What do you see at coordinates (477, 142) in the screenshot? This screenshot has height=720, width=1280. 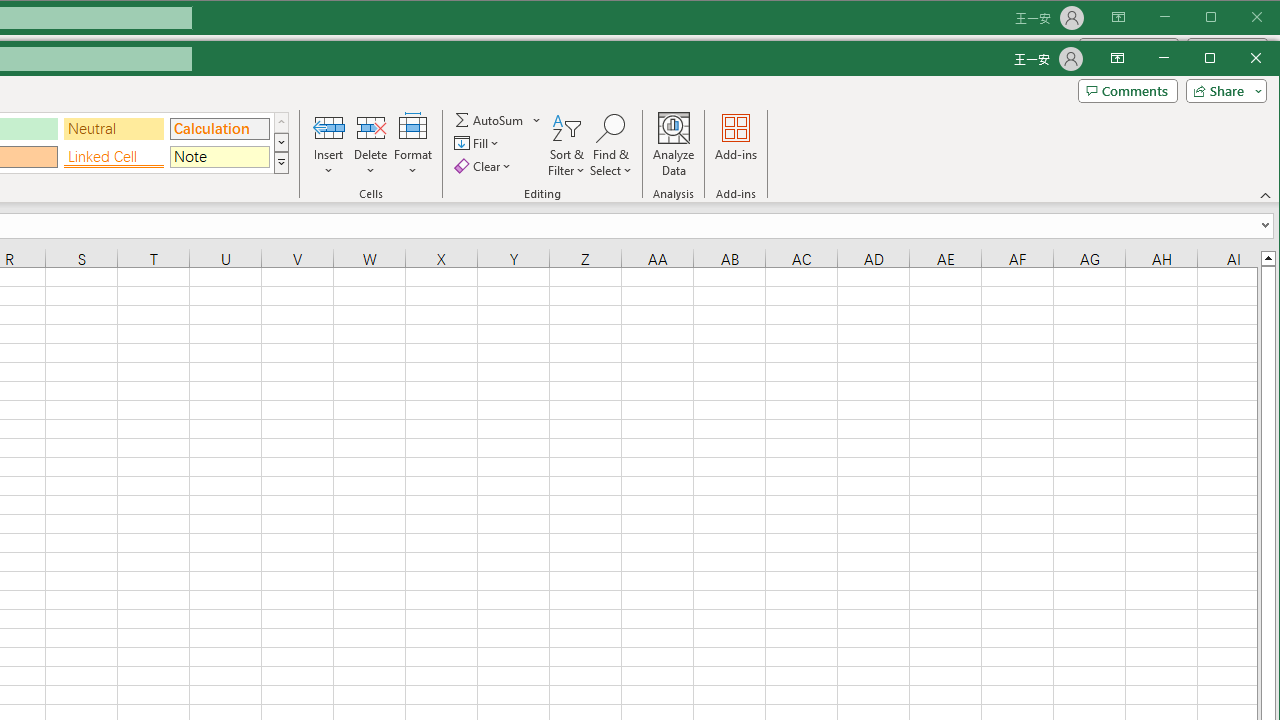 I see `'Fill'` at bounding box center [477, 142].